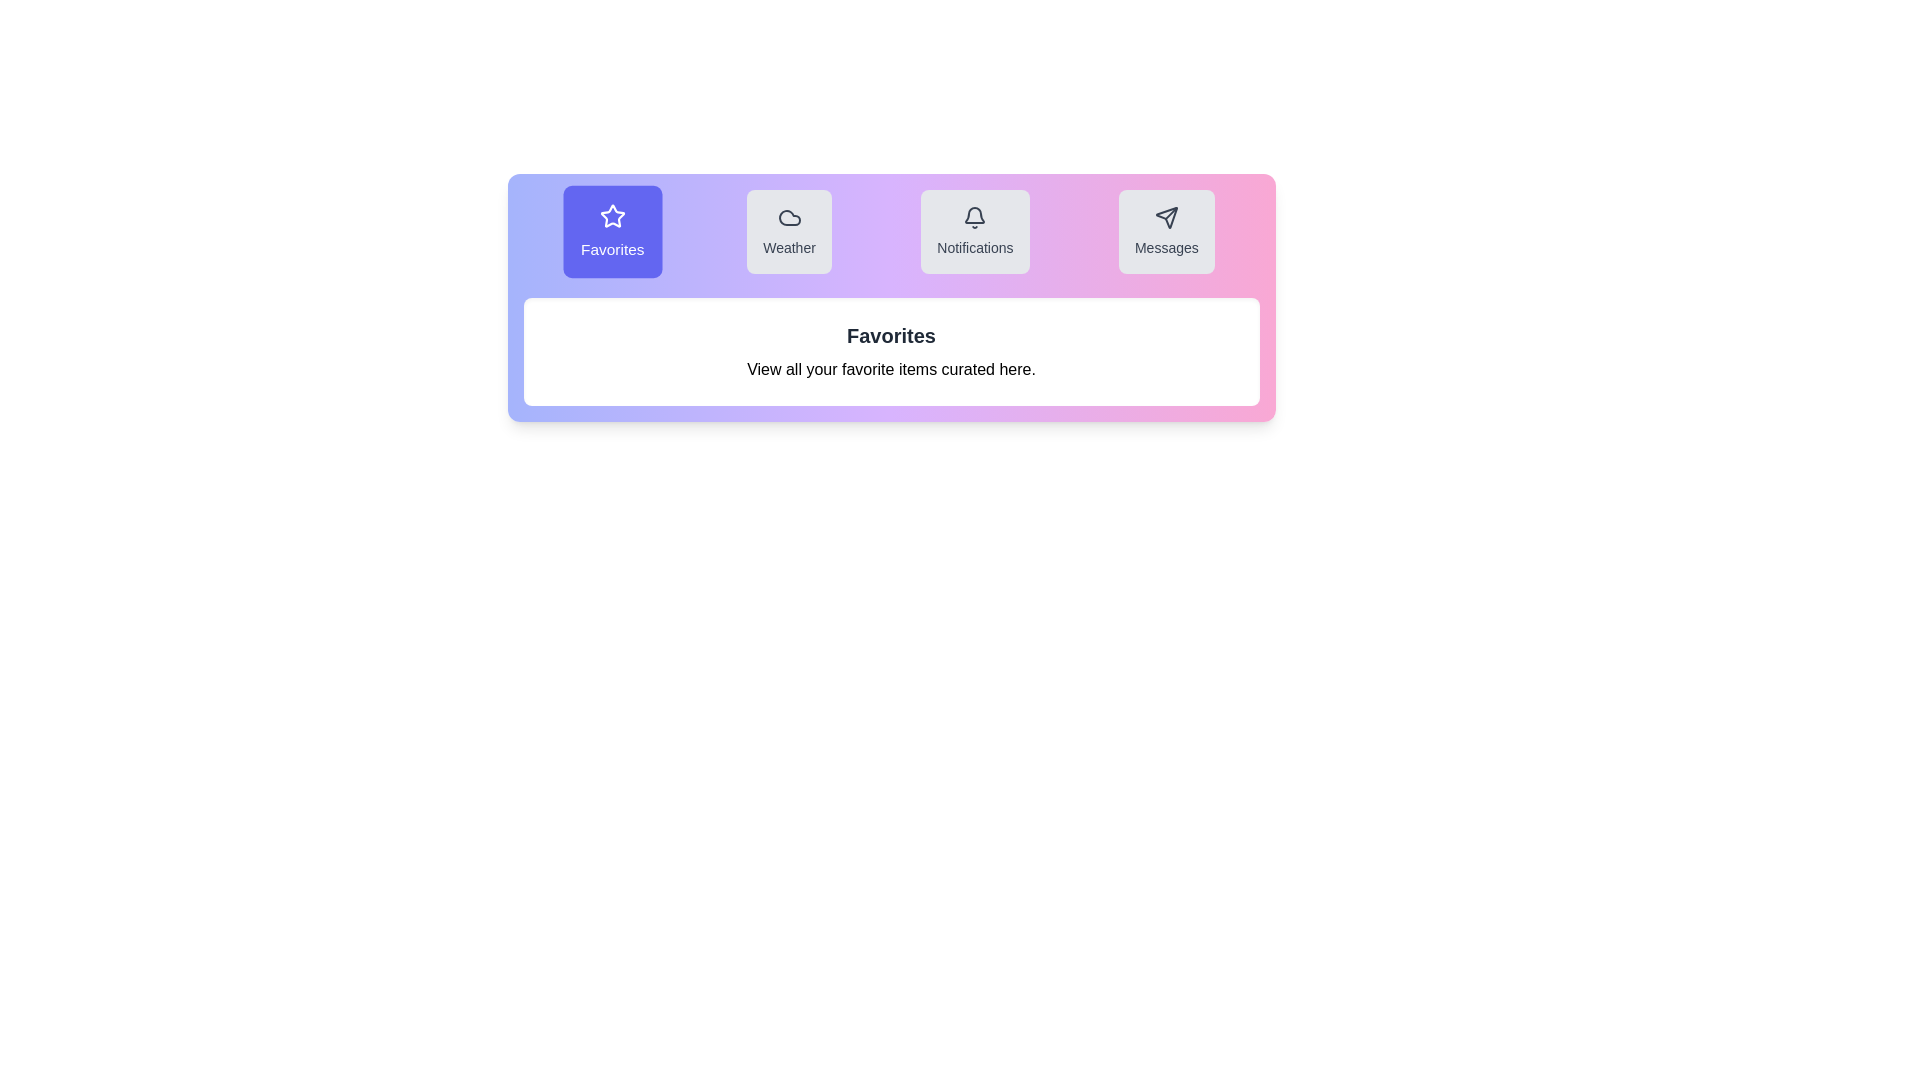  Describe the element at coordinates (788, 230) in the screenshot. I see `the tab labeled Weather to switch to its content view` at that location.